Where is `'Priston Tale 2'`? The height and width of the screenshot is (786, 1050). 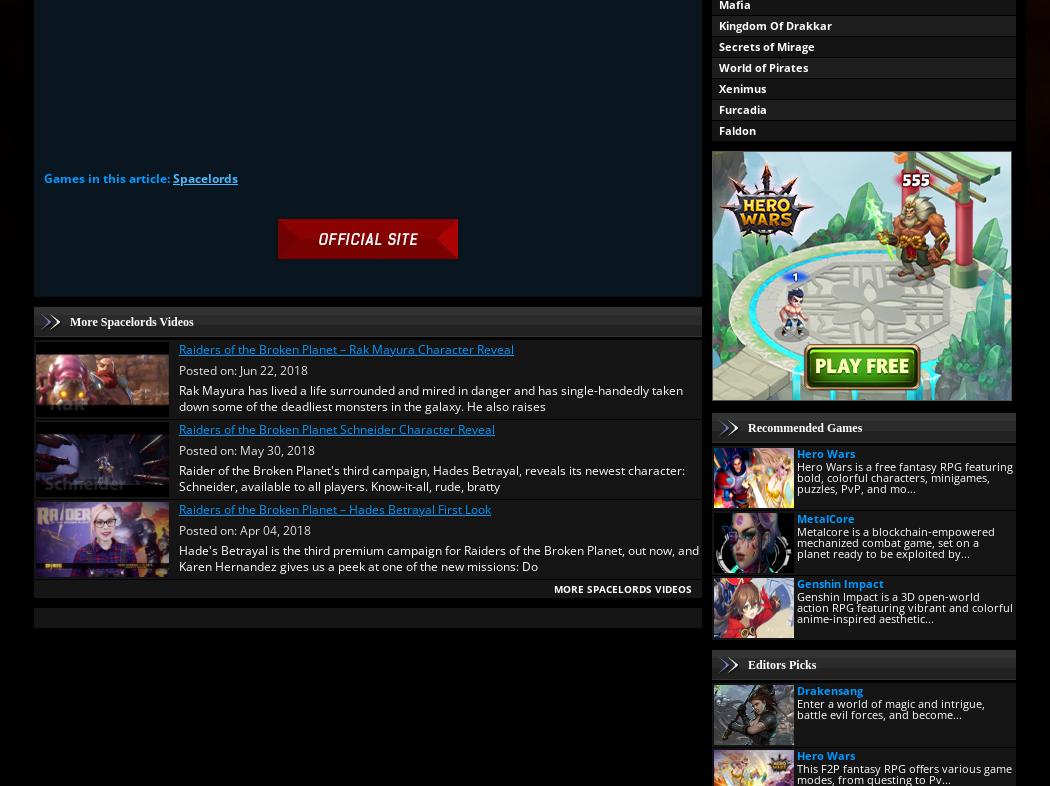
'Priston Tale 2' is located at coordinates (756, 613).